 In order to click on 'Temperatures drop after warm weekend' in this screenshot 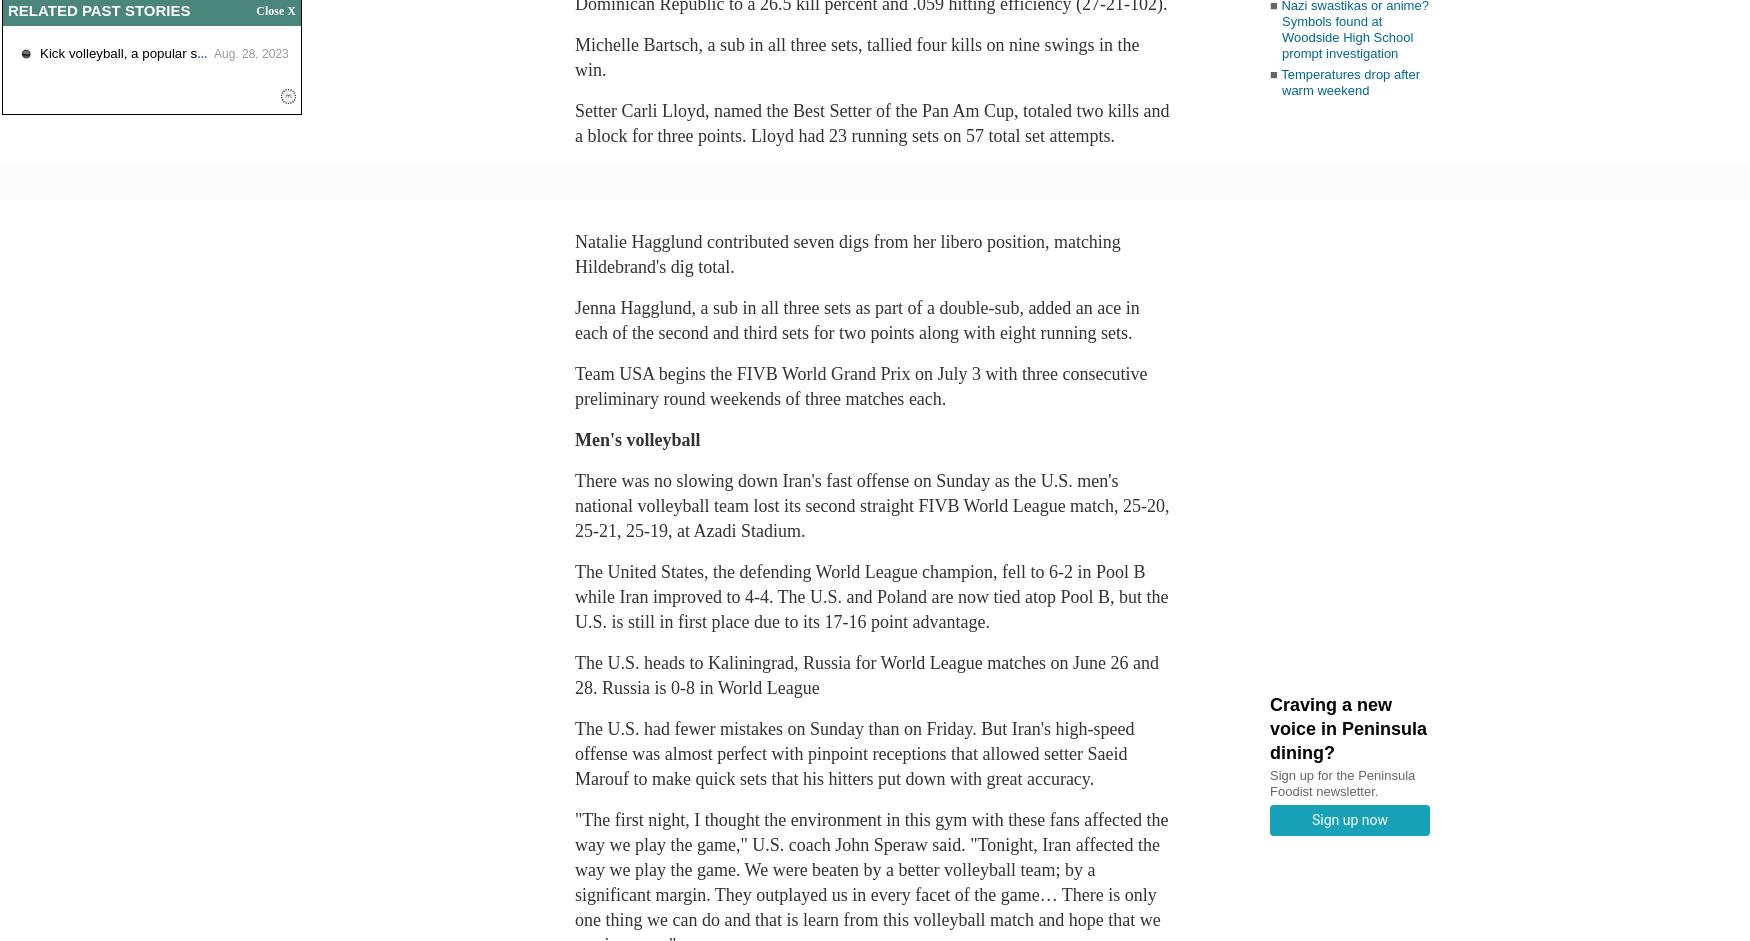, I will do `click(1349, 80)`.